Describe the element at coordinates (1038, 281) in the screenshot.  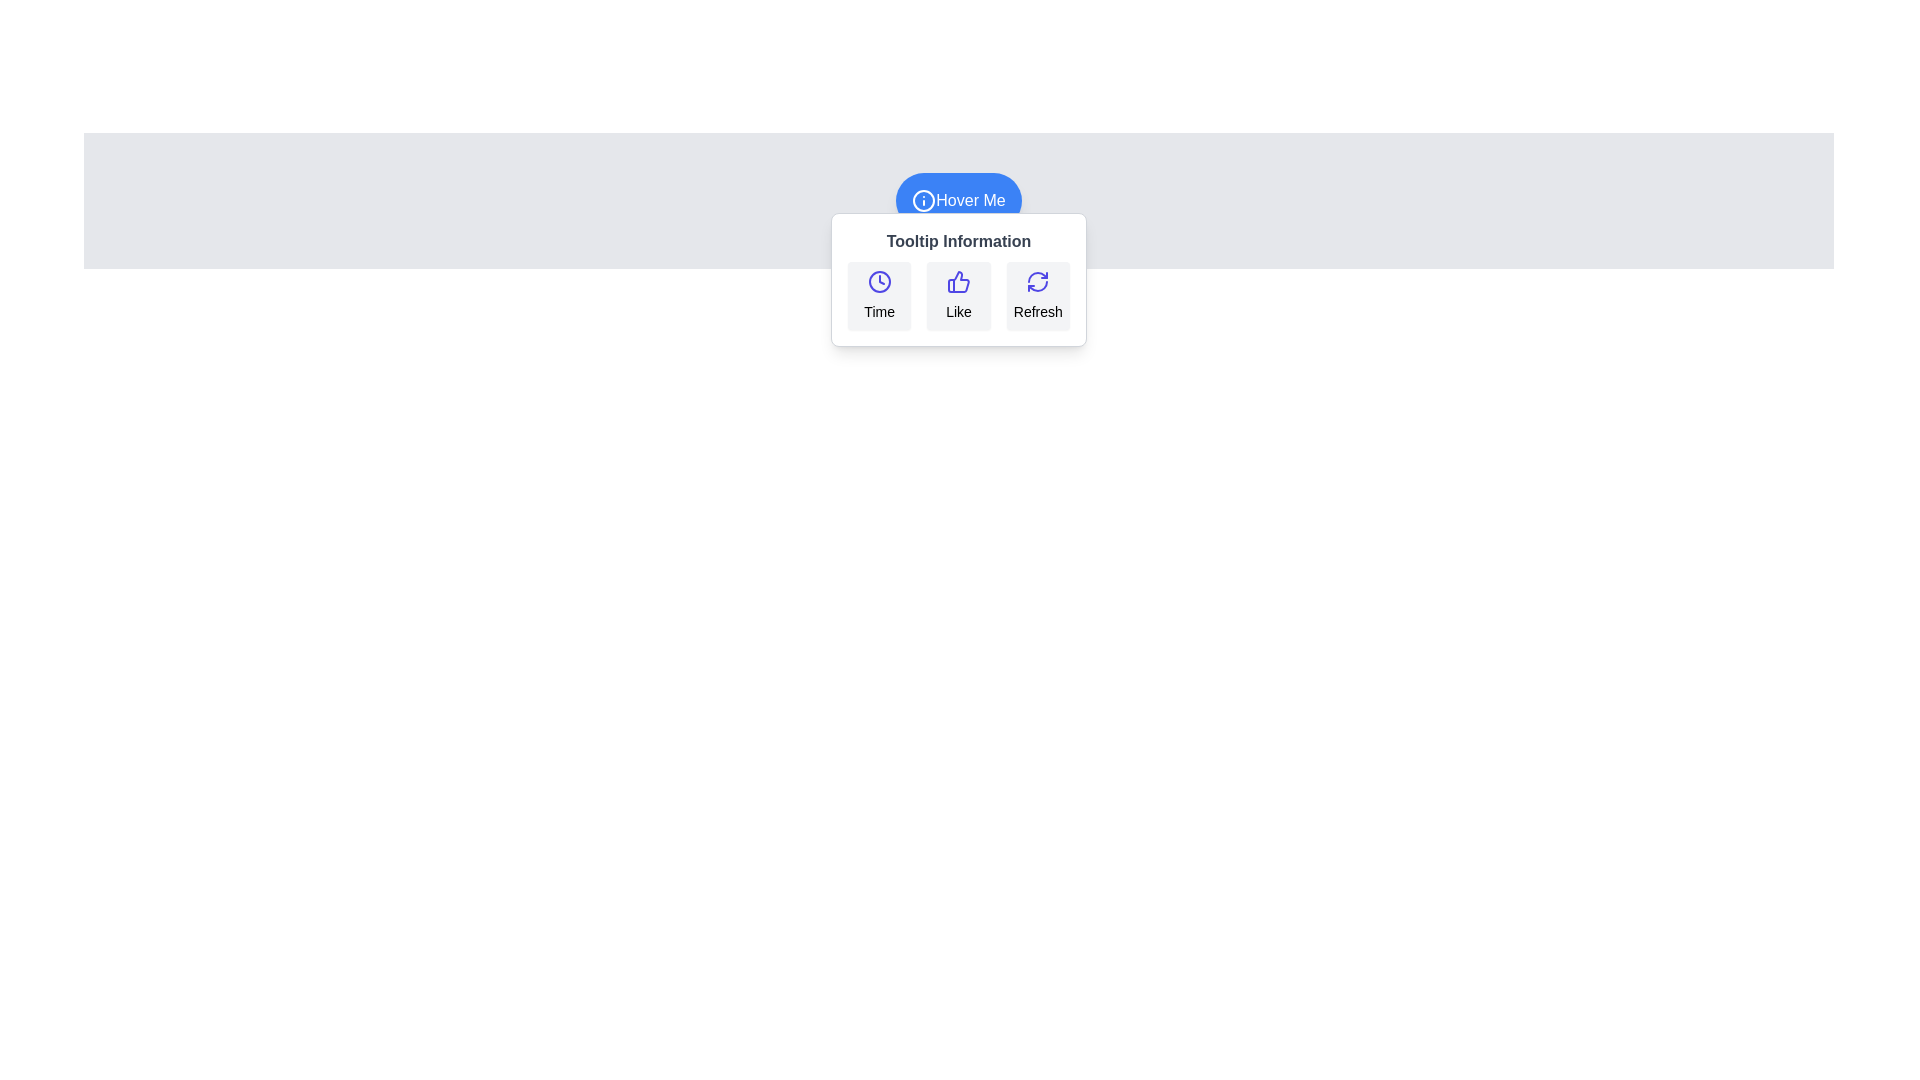
I see `the refresh icon, which is a circular icon with curved arrows in a blue shade, located at the top of the 'Refresh' button in the tooltip under 'Hover Me'` at that location.